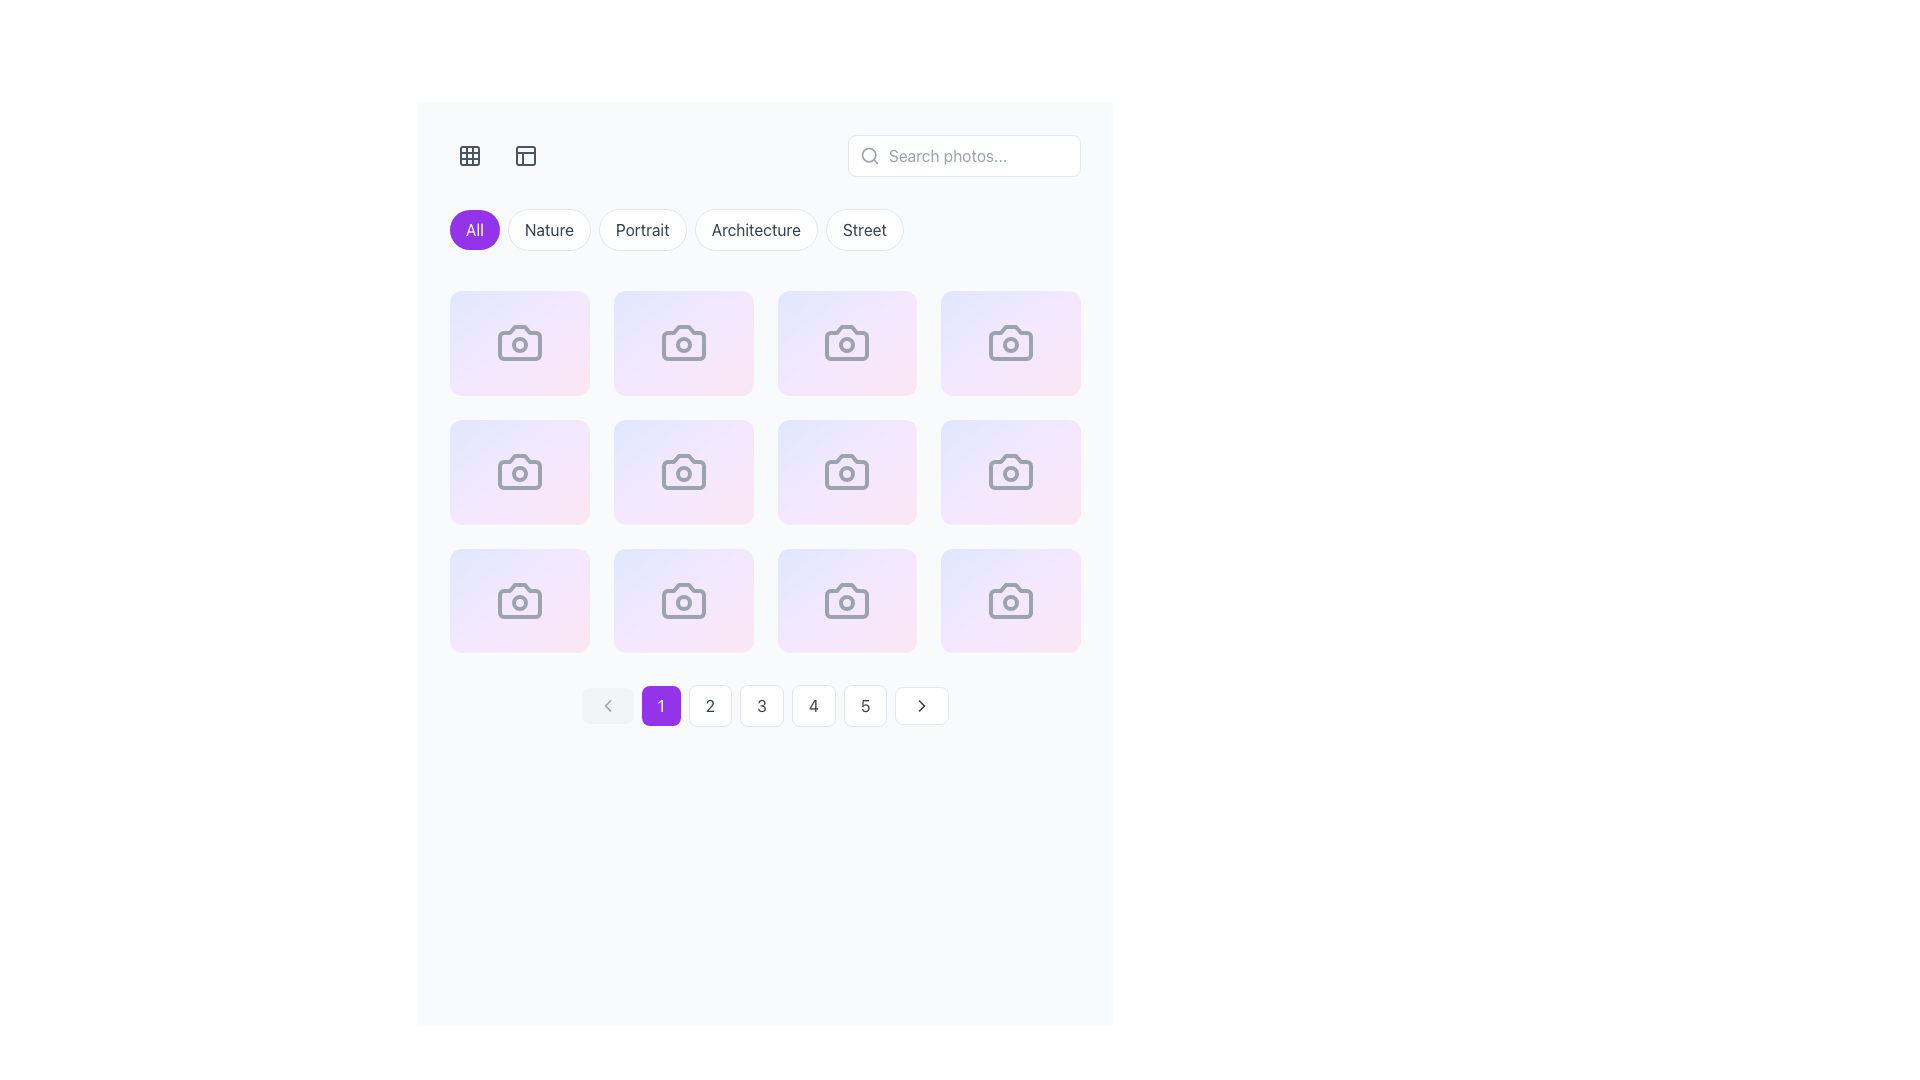  I want to click on the small red circular shape representing the lens or button of the camera icon located in the second row and third column of the grid layout, so click(847, 474).